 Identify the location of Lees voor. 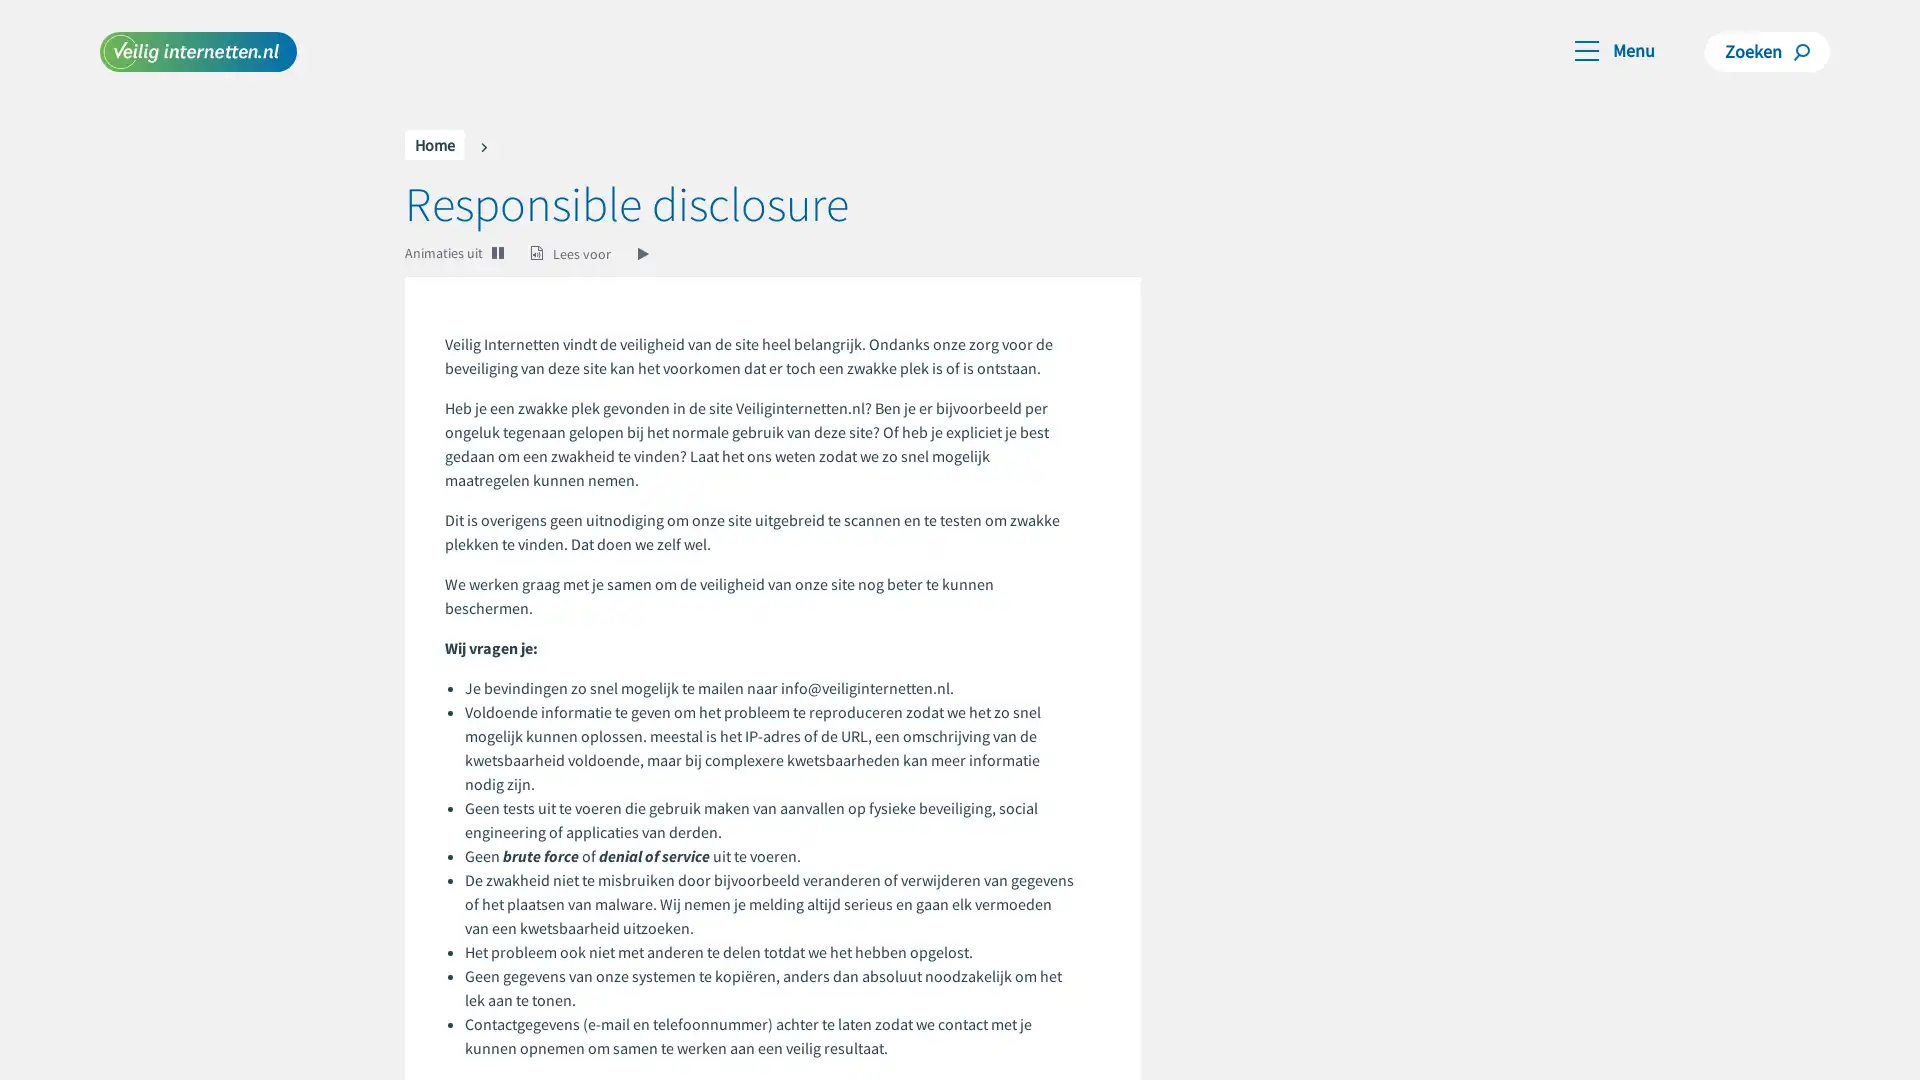
(592, 252).